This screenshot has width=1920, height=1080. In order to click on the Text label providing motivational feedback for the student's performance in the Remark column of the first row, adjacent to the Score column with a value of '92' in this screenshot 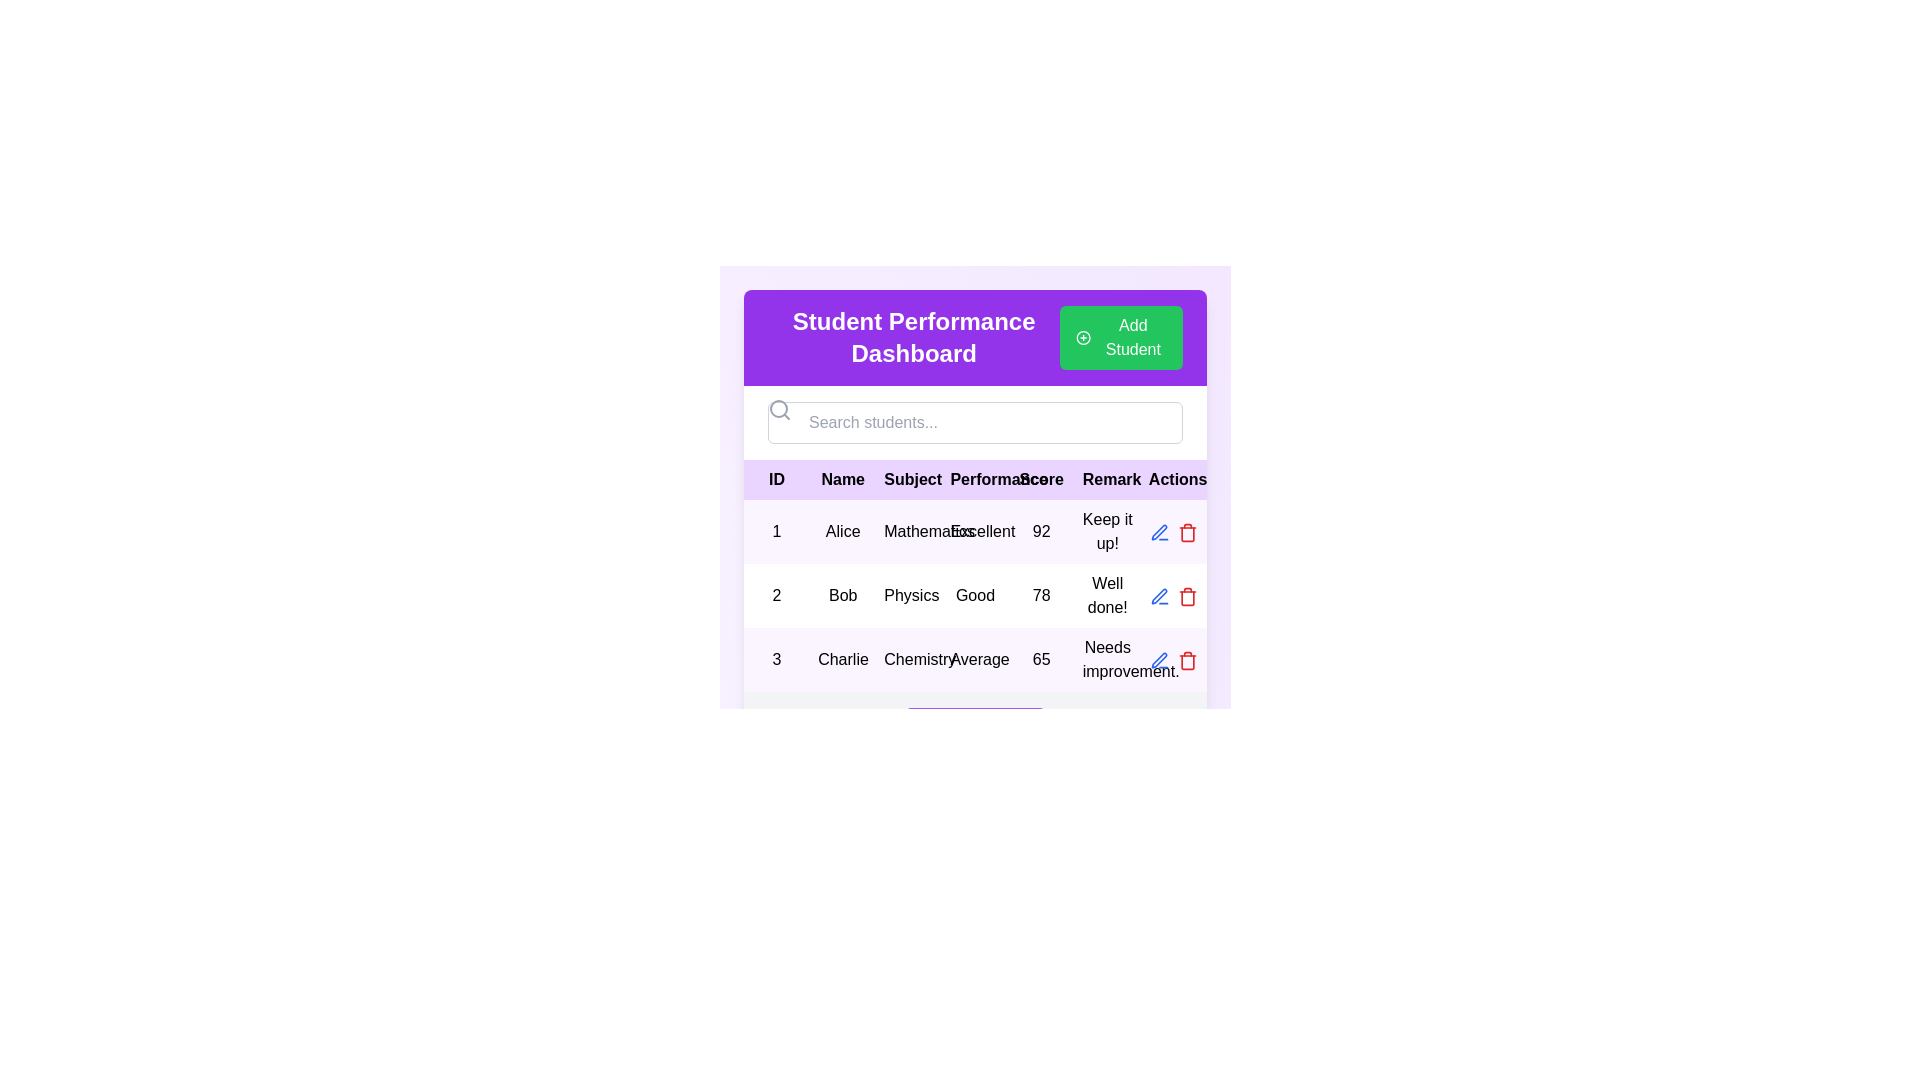, I will do `click(1106, 531)`.